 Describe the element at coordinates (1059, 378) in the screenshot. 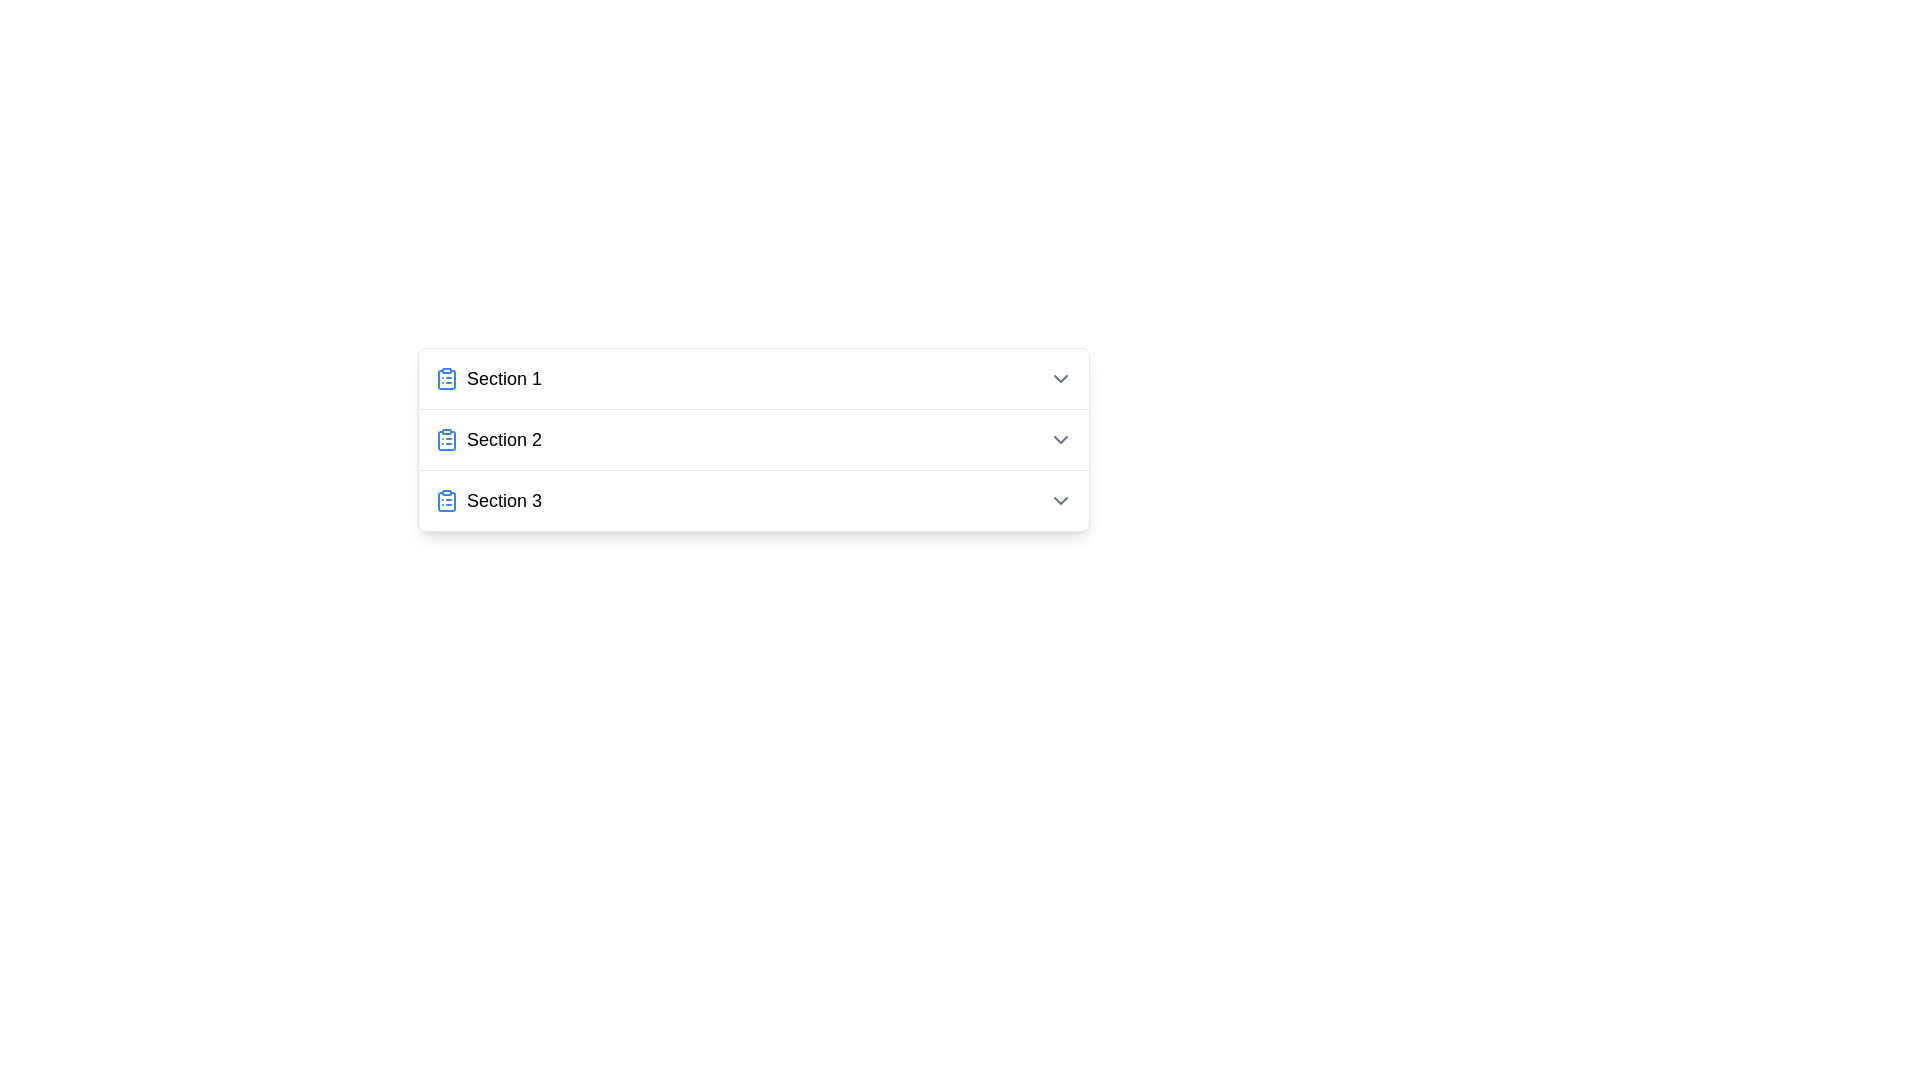

I see `the downward-facing gray chevron icon on the right side of 'Section 1'` at that location.